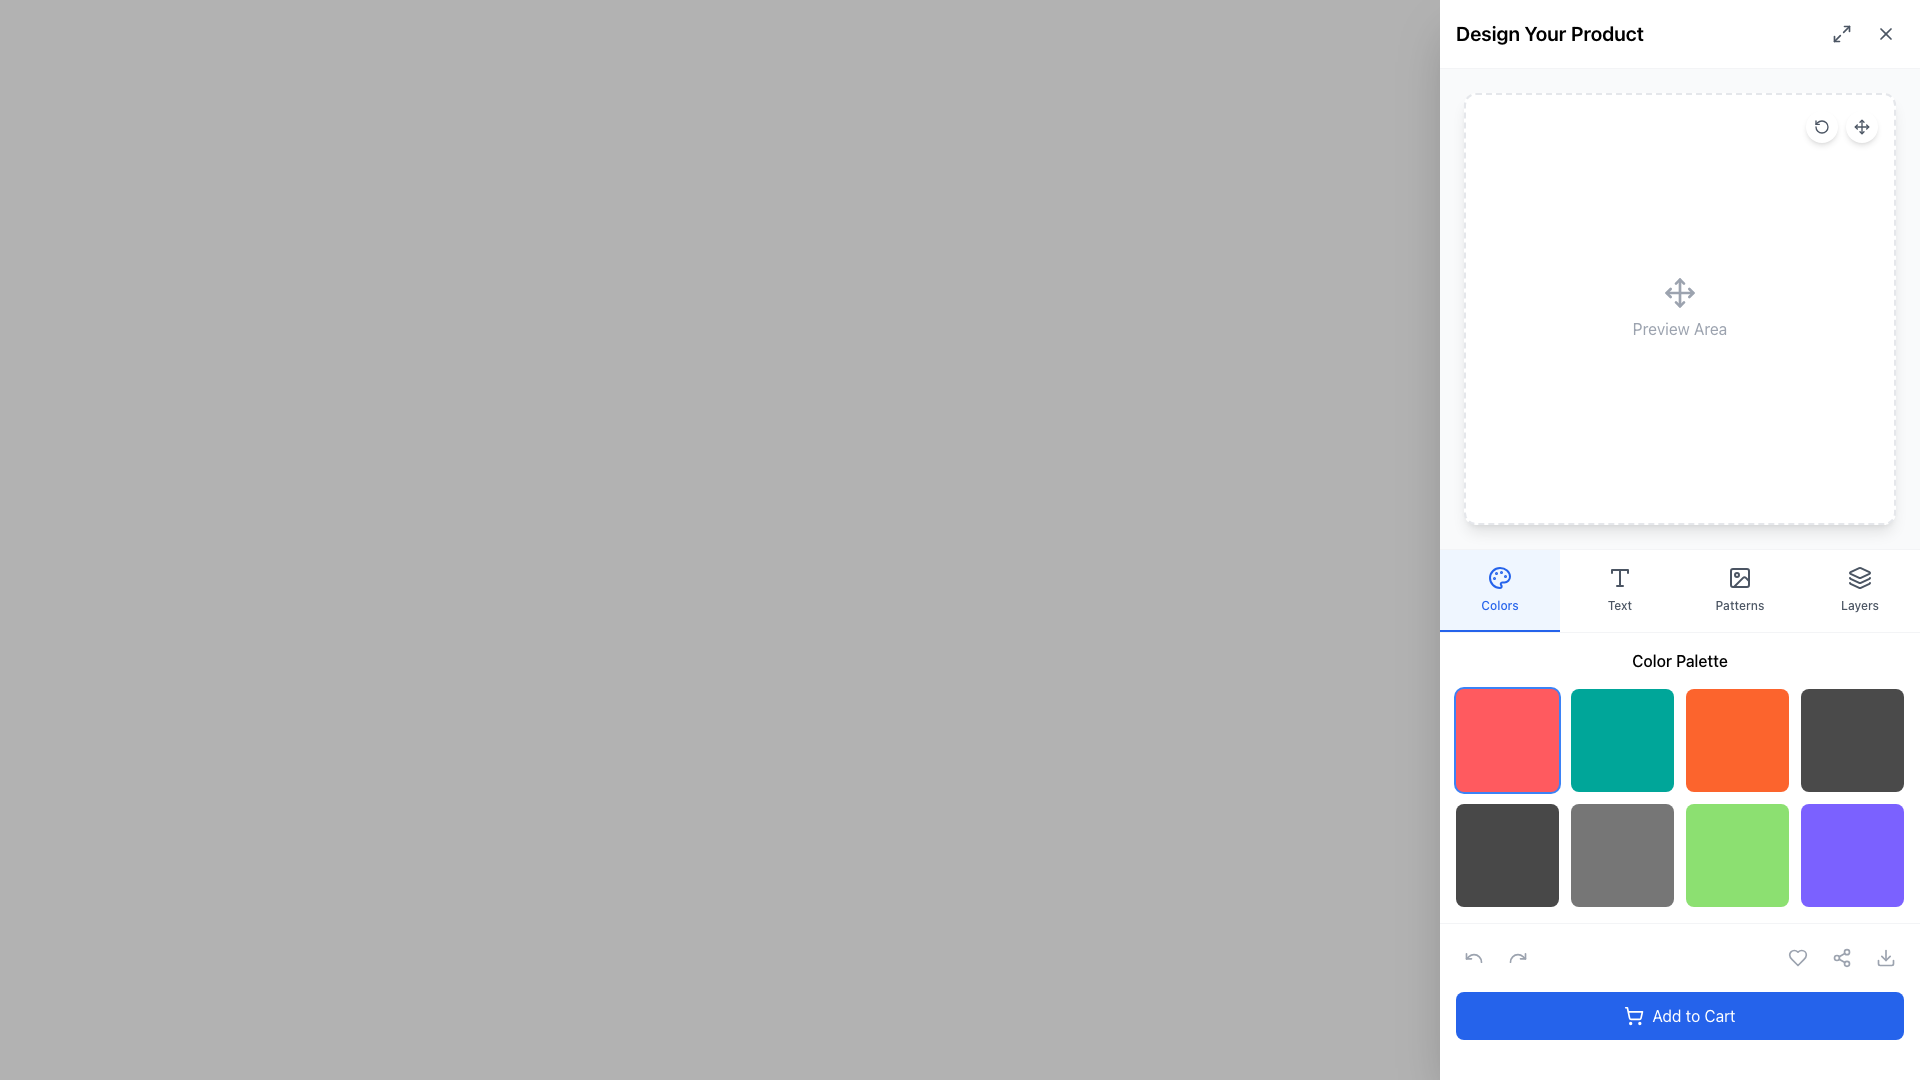 The height and width of the screenshot is (1080, 1920). Describe the element at coordinates (1680, 797) in the screenshot. I see `an individual color swatch in the grid of selectable color swatches located beneath the 'Color Palette' heading` at that location.